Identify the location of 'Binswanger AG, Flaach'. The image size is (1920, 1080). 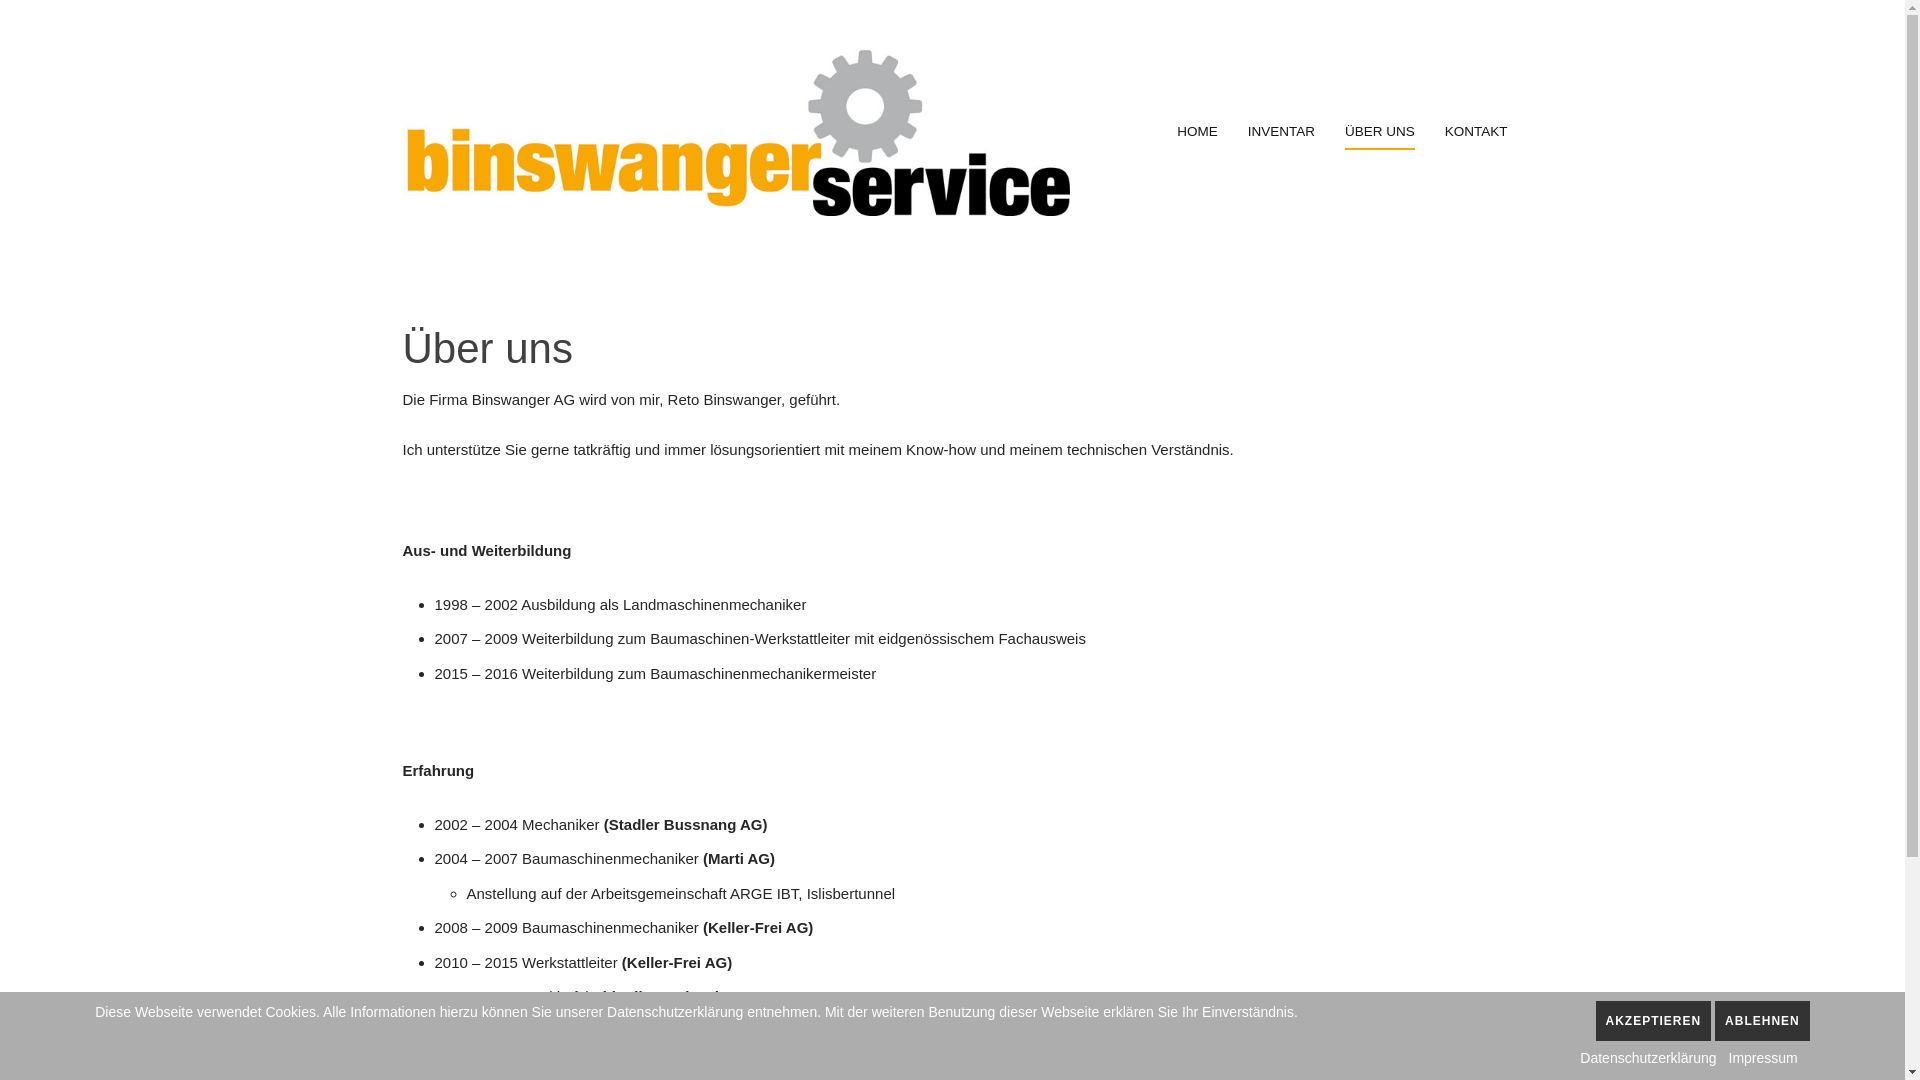
(734, 131).